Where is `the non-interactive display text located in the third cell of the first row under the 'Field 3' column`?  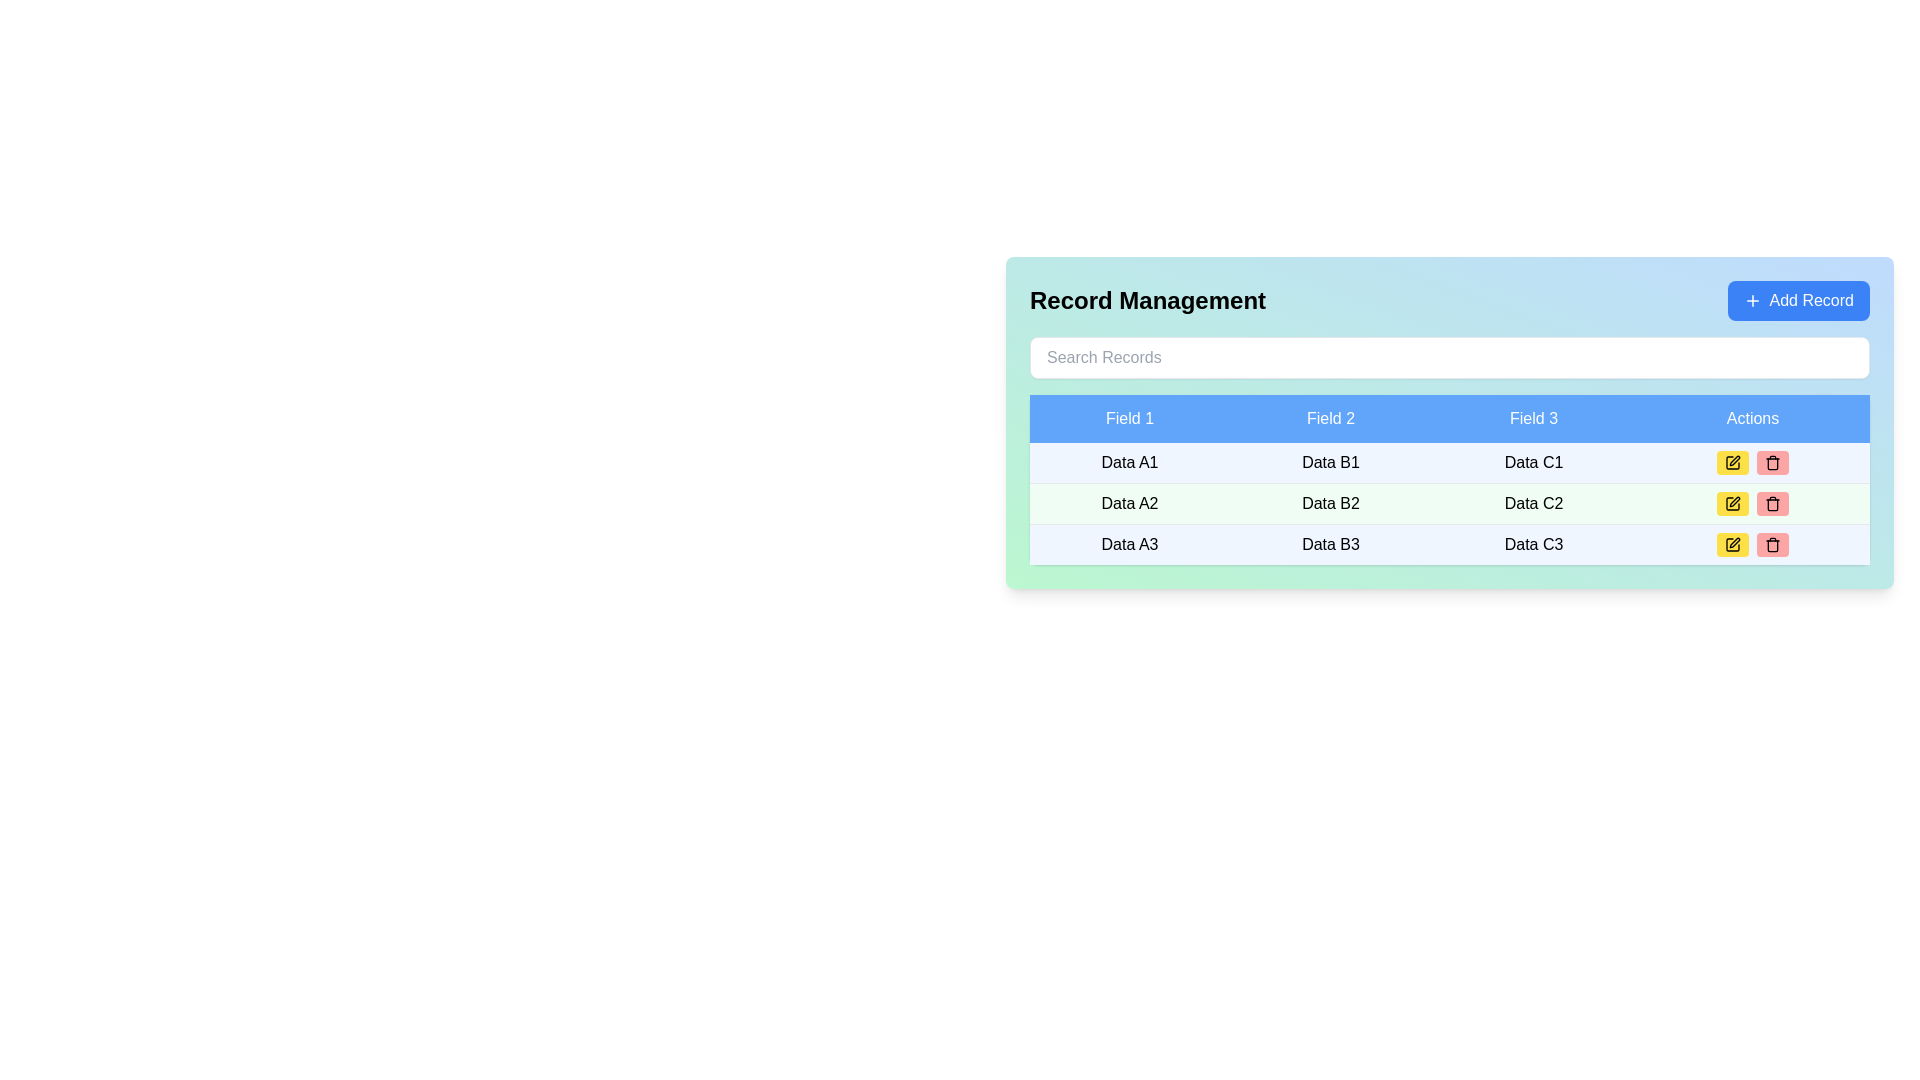
the non-interactive display text located in the third cell of the first row under the 'Field 3' column is located at coordinates (1533, 463).